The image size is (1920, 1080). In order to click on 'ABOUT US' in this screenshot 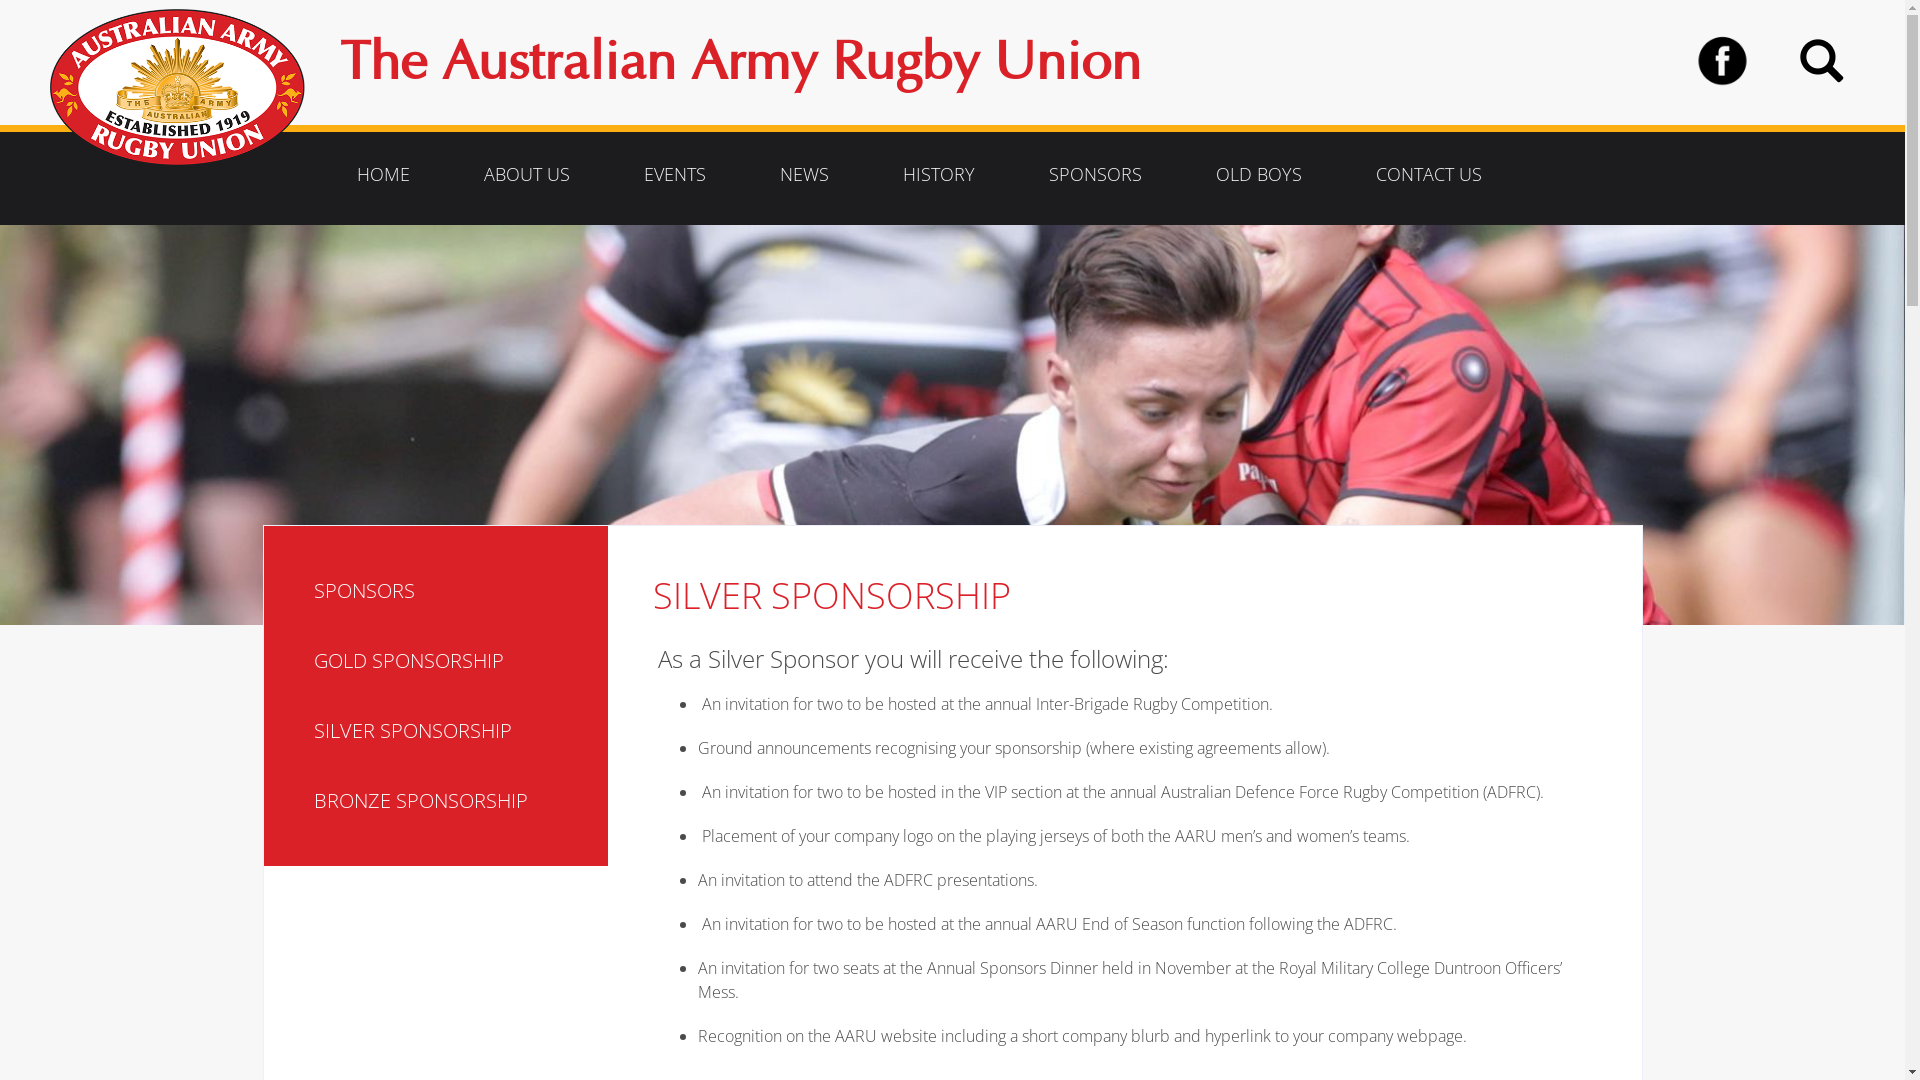, I will do `click(455, 172)`.